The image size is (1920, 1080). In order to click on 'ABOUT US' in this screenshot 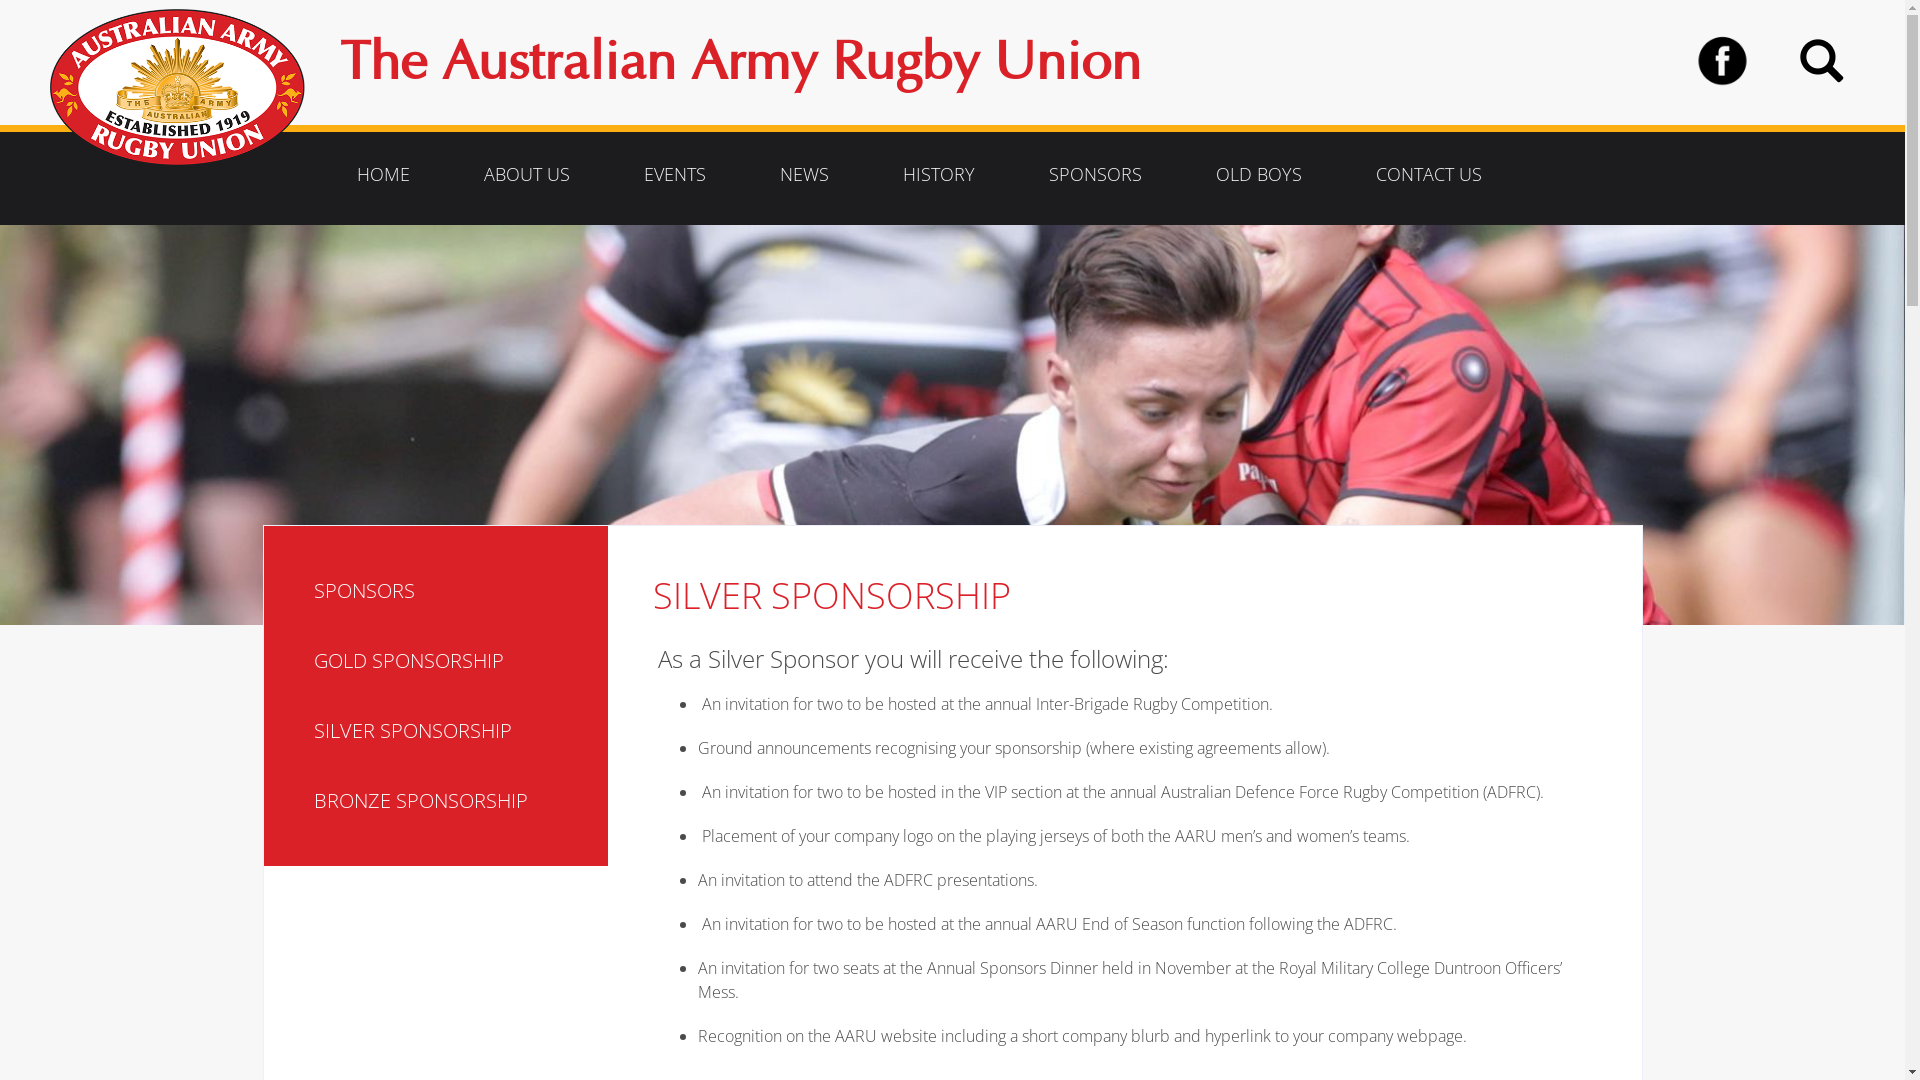, I will do `click(455, 172)`.